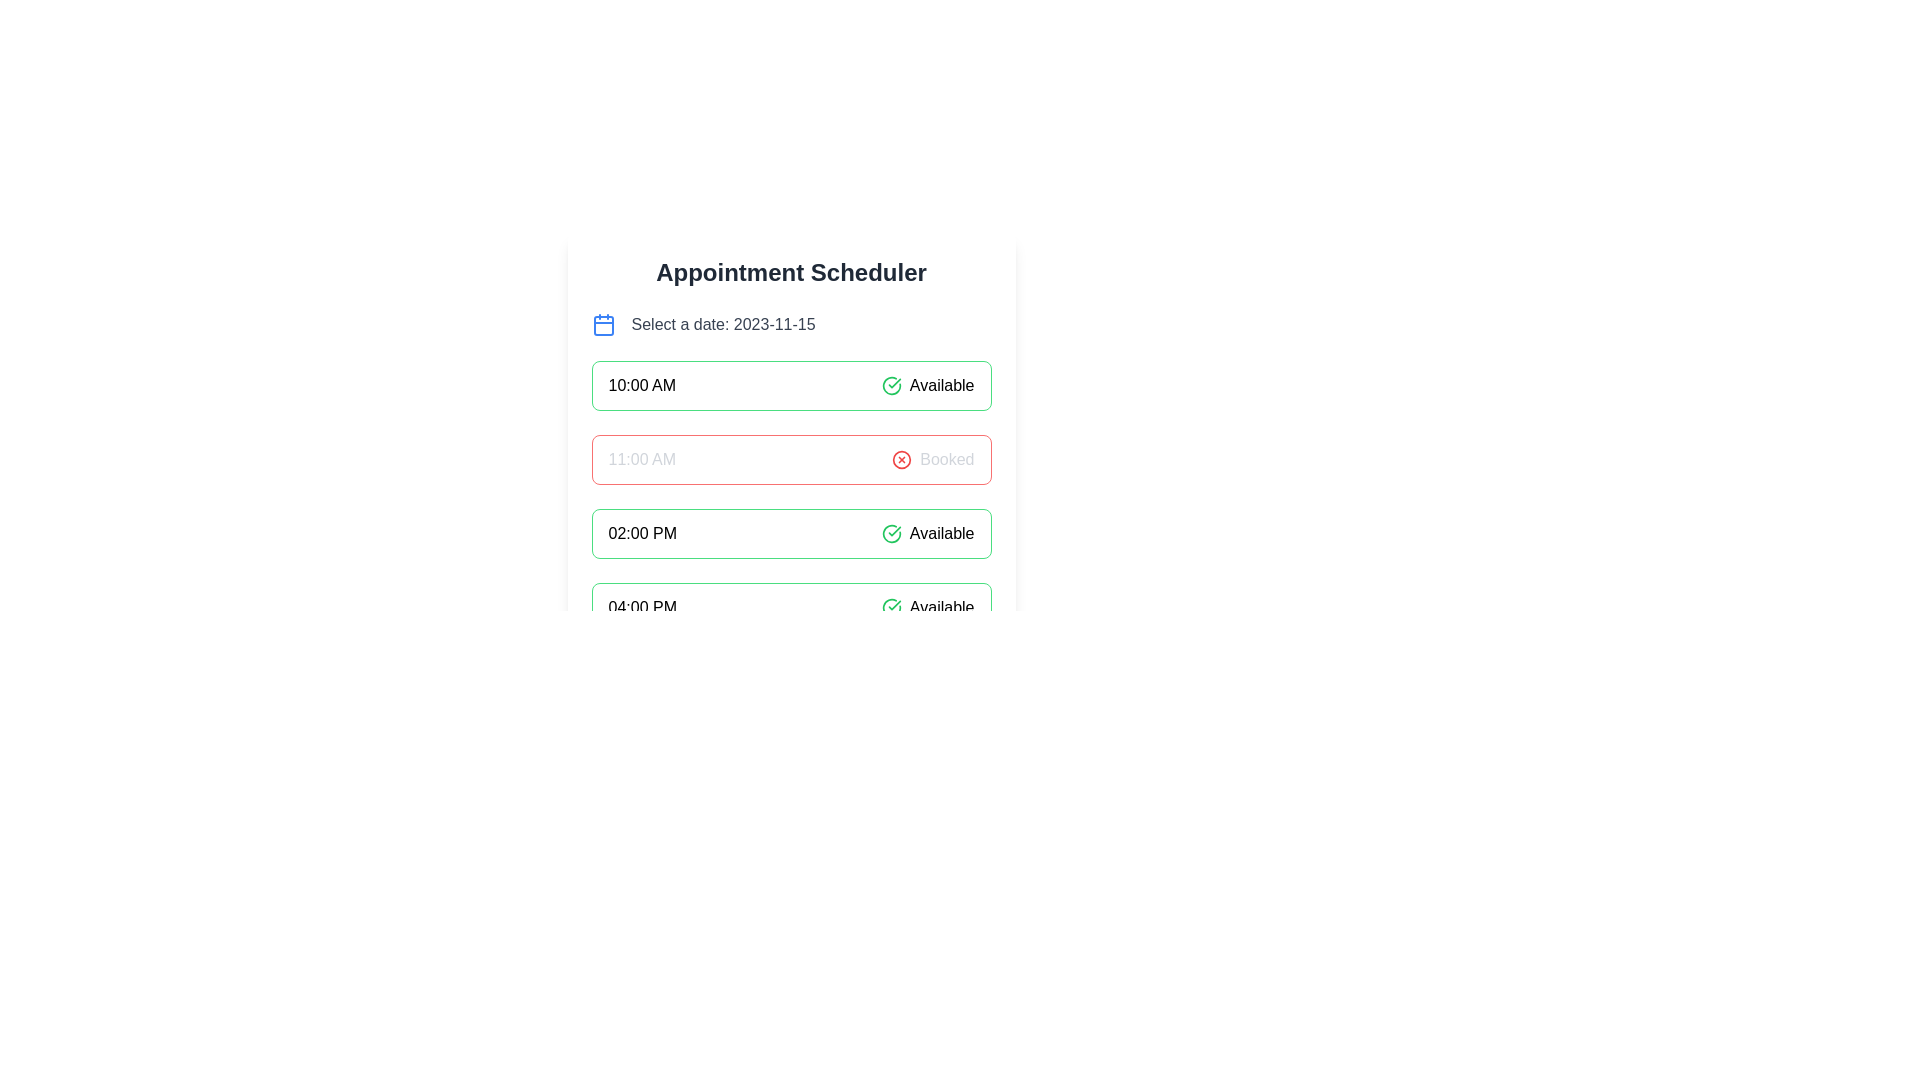 The image size is (1920, 1080). What do you see at coordinates (941, 385) in the screenshot?
I see `the text label indicating availability status for the '10:00 AM' time slot in the appointment scheduler interface, located to the right of the green circular checkmark icon` at bounding box center [941, 385].